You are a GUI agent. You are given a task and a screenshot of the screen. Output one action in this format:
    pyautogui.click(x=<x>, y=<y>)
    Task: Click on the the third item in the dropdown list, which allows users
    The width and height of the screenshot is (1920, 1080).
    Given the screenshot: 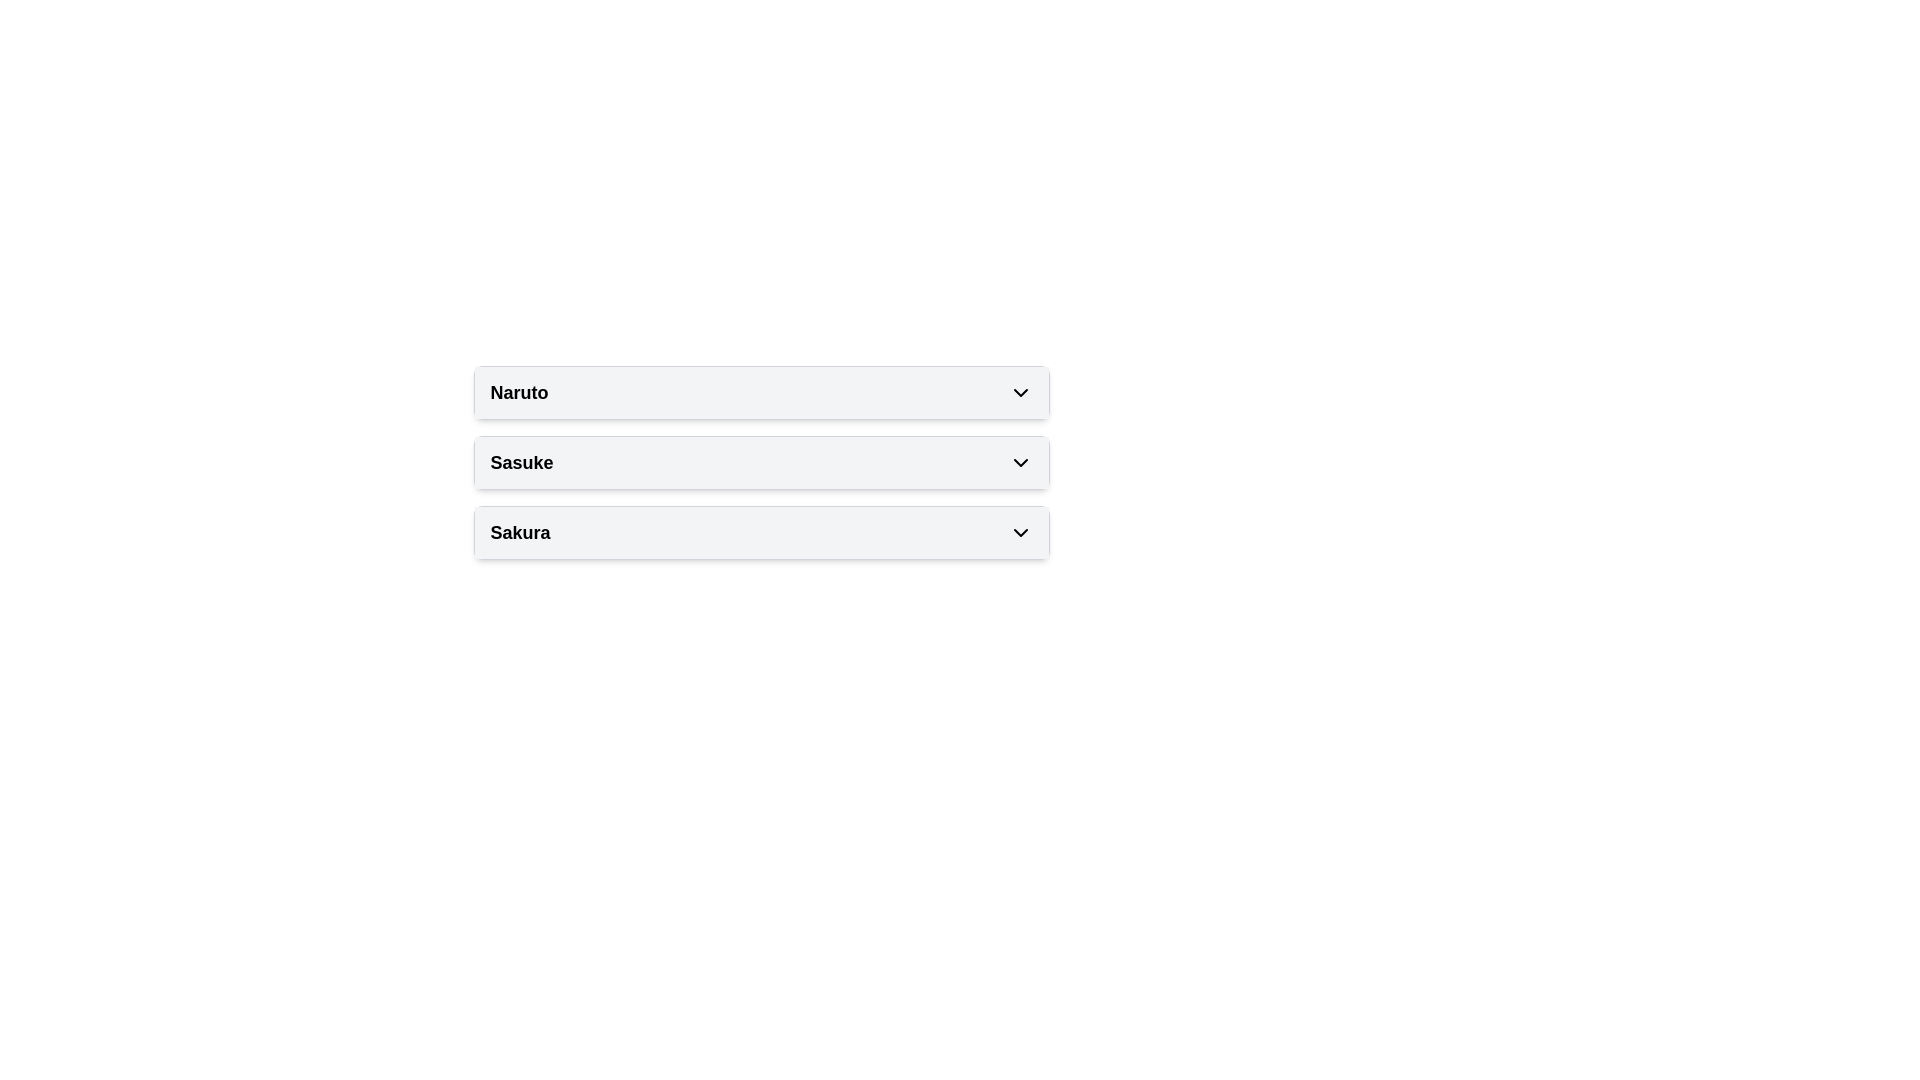 What is the action you would take?
    pyautogui.click(x=760, y=531)
    